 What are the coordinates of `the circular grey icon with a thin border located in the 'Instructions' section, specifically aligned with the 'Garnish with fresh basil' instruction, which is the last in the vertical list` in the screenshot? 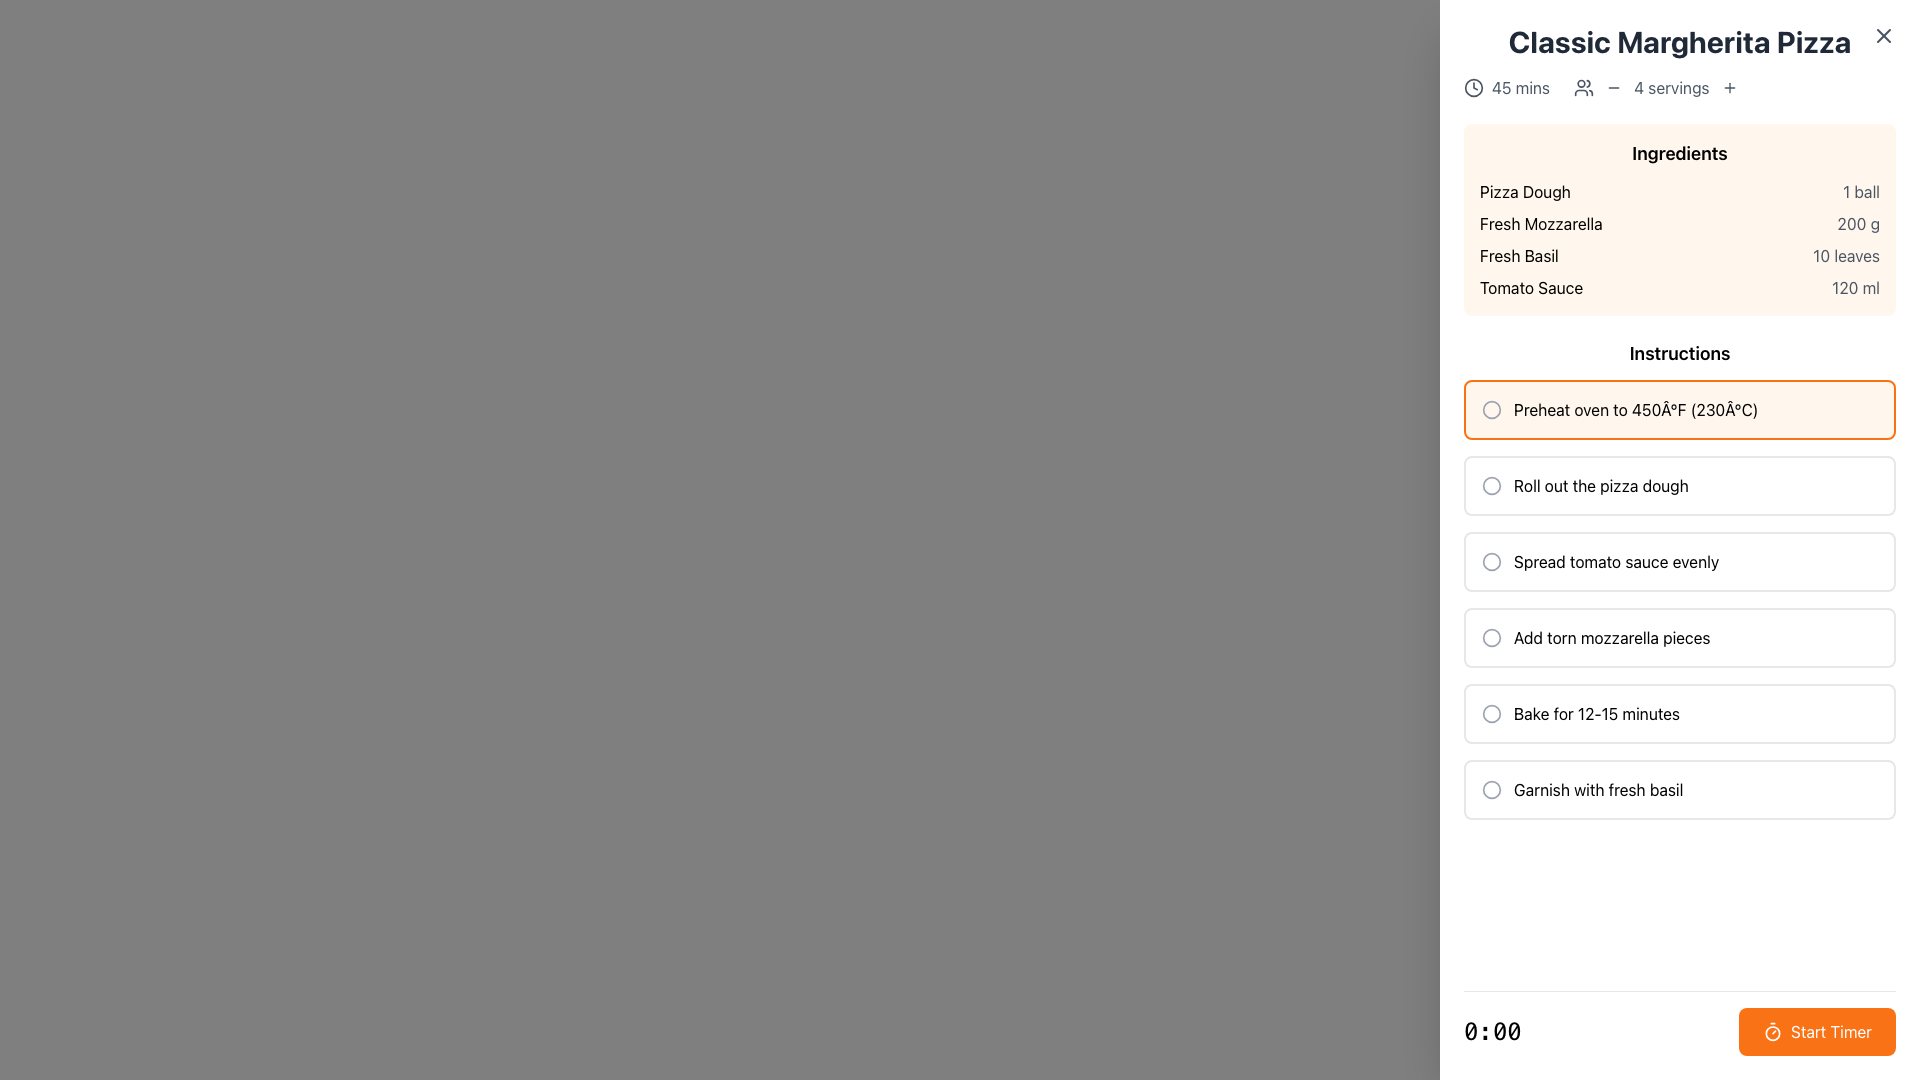 It's located at (1492, 789).